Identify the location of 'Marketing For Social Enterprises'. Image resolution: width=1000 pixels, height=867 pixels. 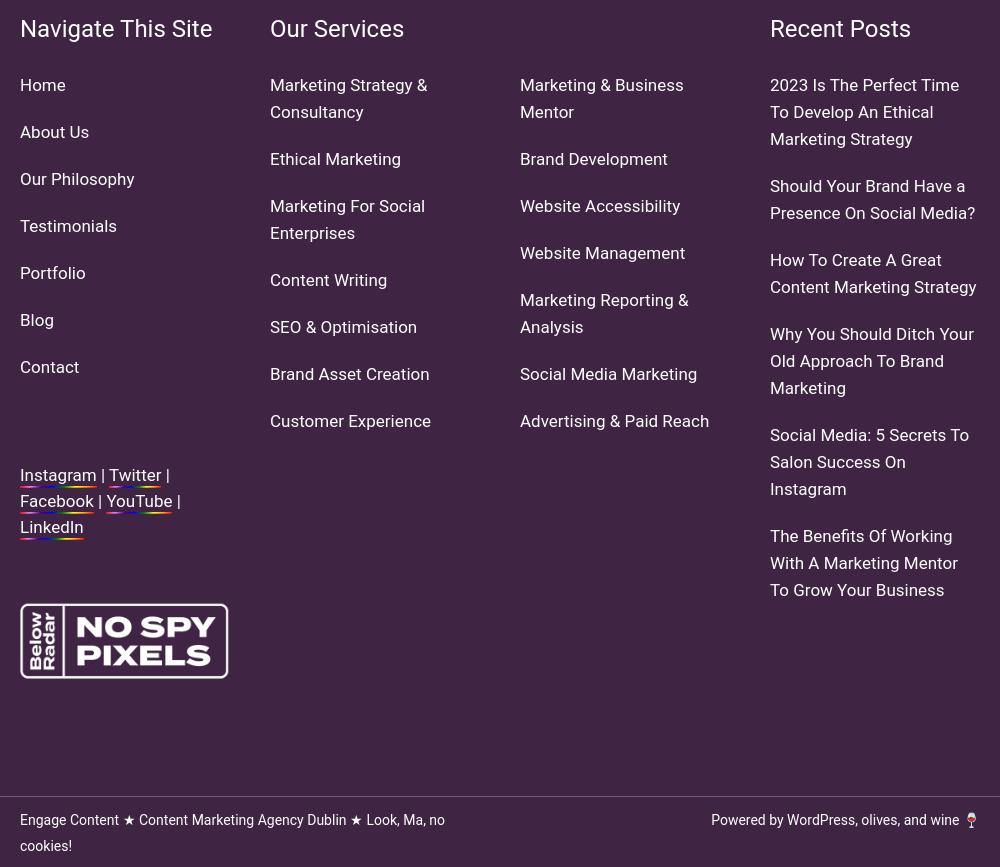
(346, 218).